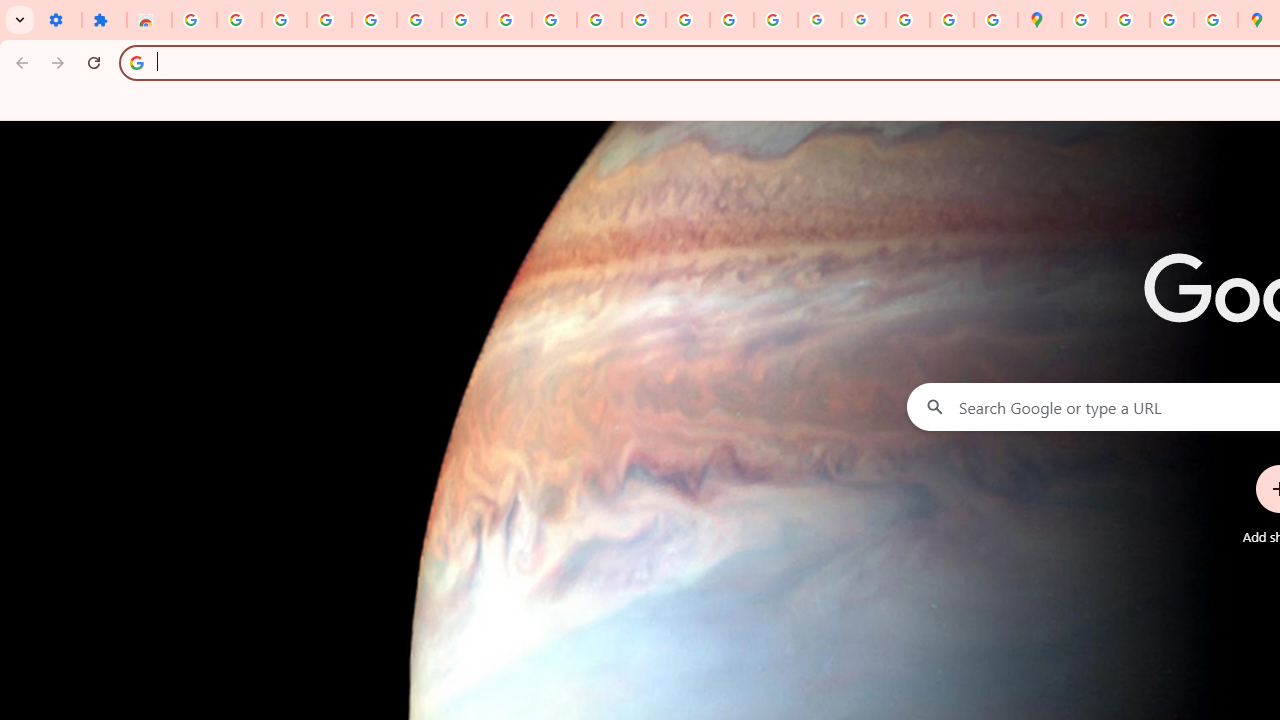 Image resolution: width=1280 pixels, height=720 pixels. Describe the element at coordinates (554, 20) in the screenshot. I see `'YouTube'` at that location.